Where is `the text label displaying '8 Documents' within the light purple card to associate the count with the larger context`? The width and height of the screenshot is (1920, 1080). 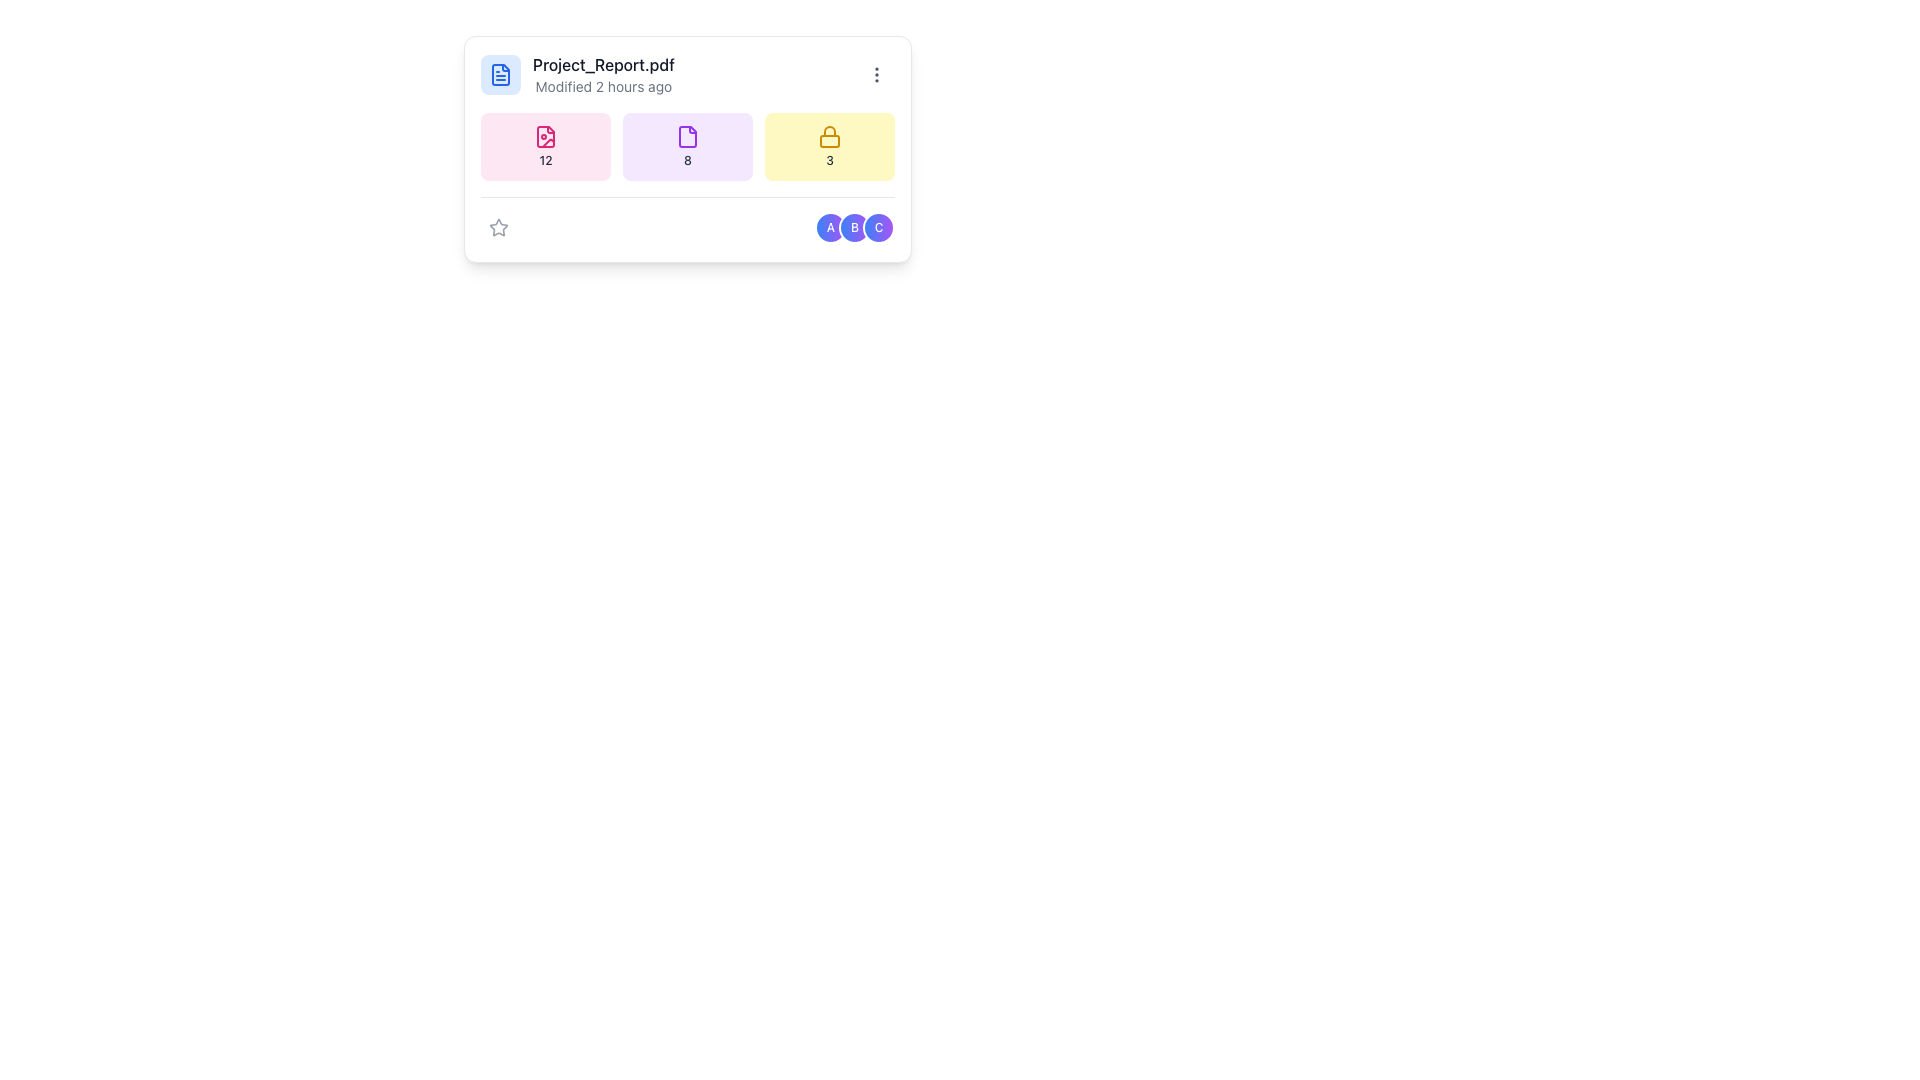 the text label displaying '8 Documents' within the light purple card to associate the count with the larger context is located at coordinates (687, 160).